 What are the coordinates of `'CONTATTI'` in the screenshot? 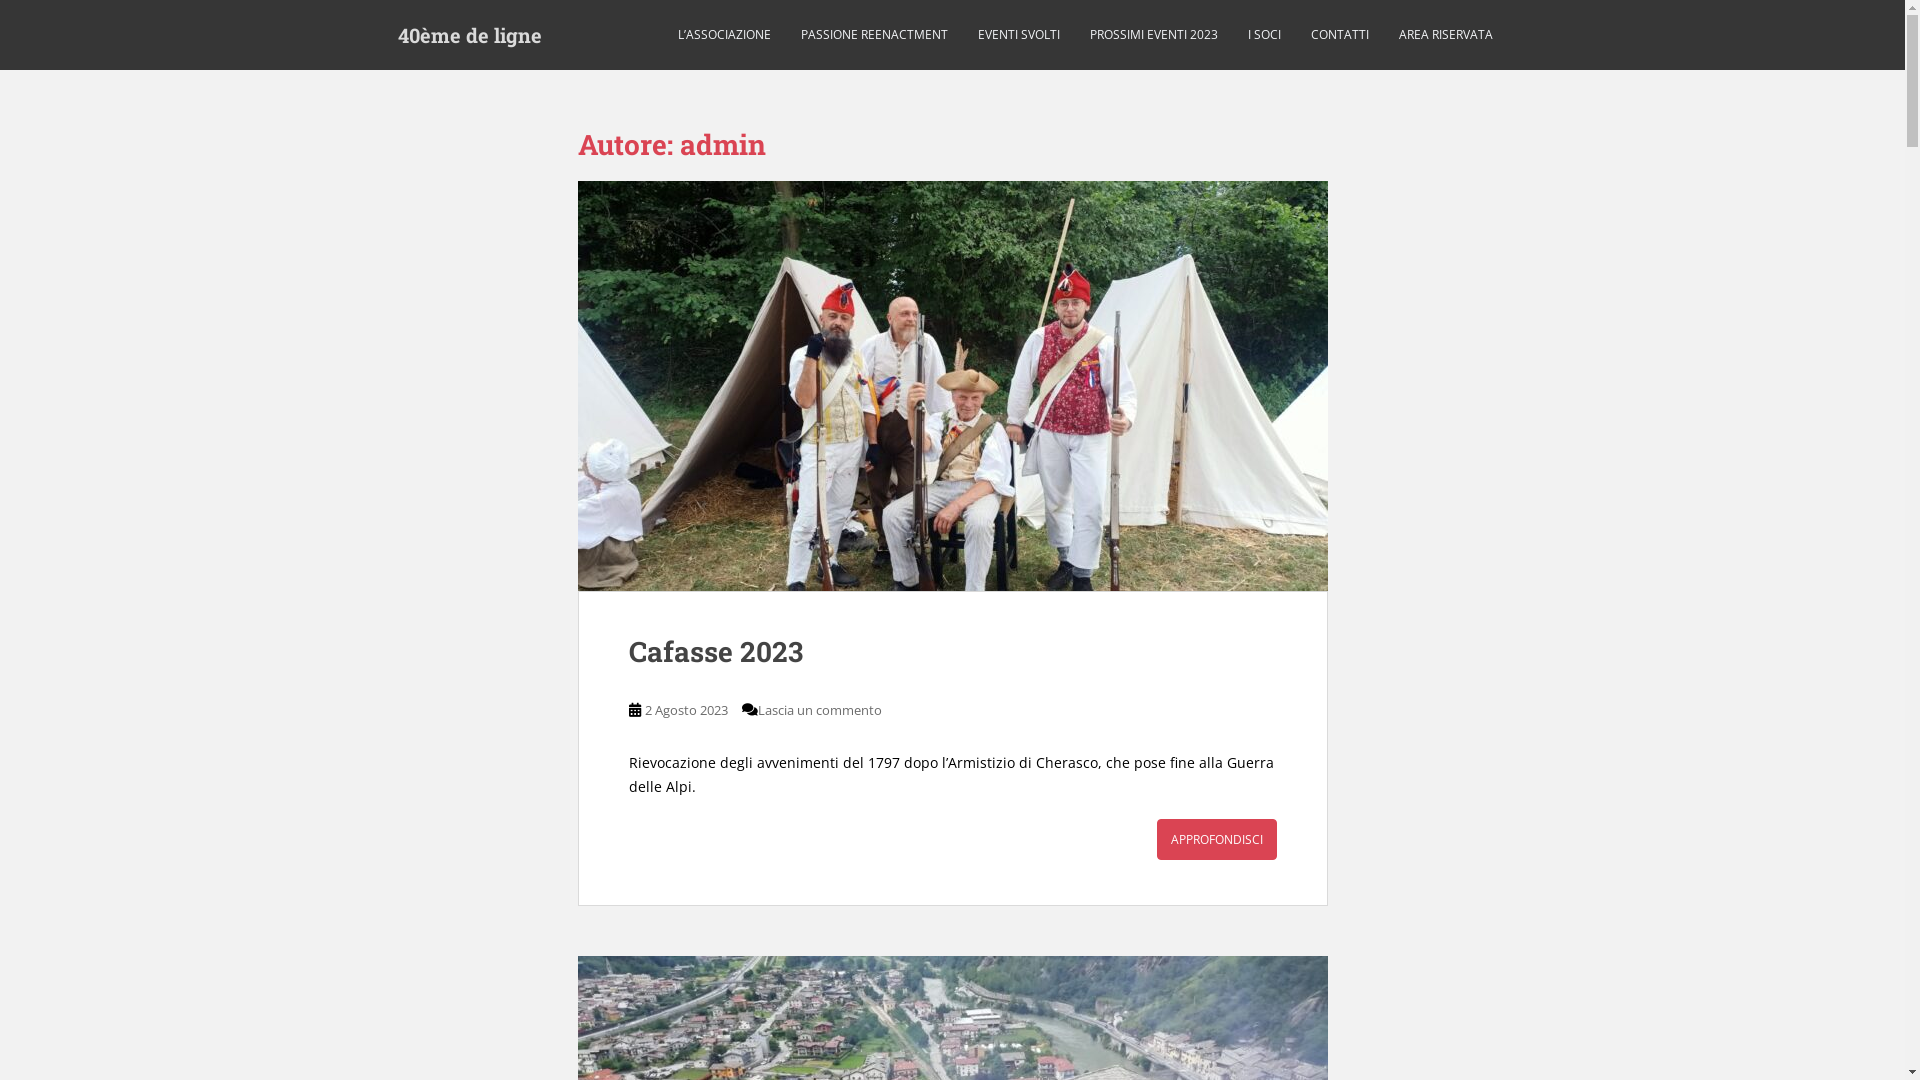 It's located at (1339, 34).